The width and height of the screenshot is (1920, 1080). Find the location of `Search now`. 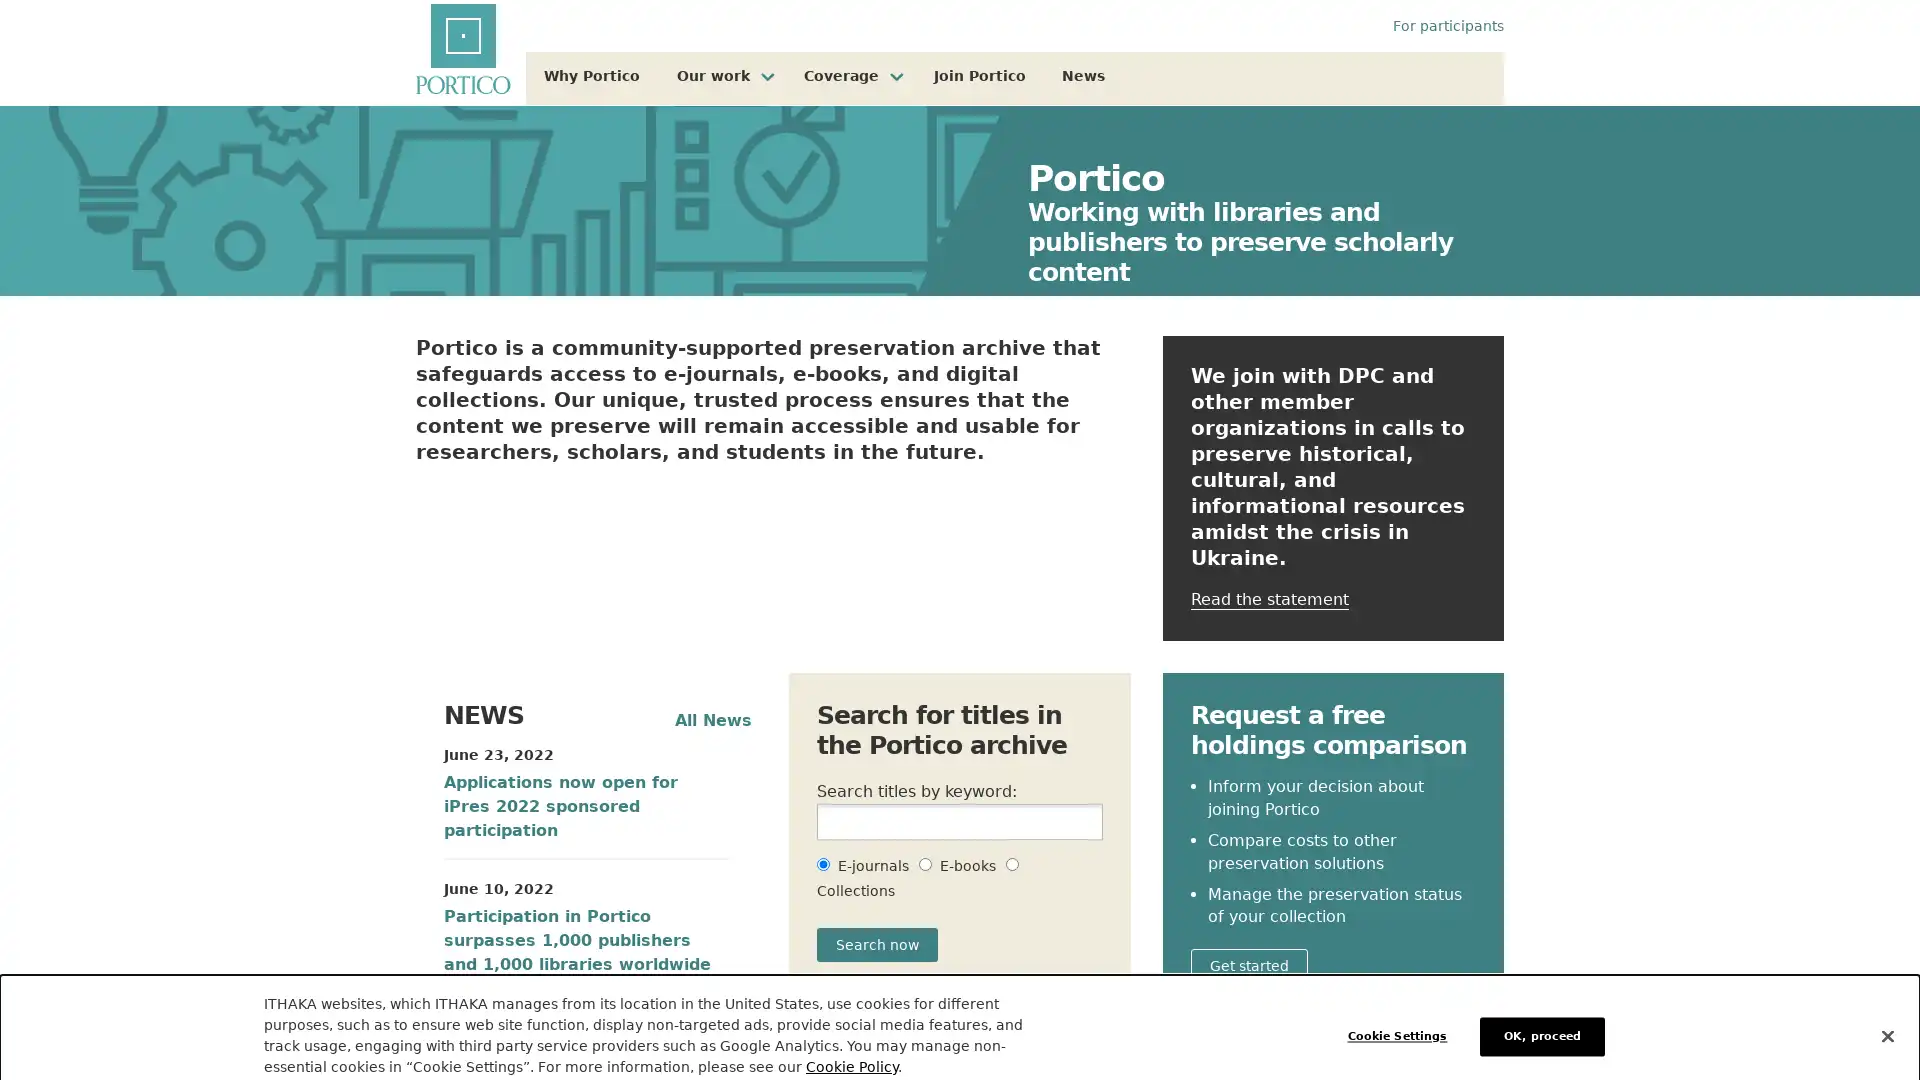

Search now is located at coordinates (877, 945).